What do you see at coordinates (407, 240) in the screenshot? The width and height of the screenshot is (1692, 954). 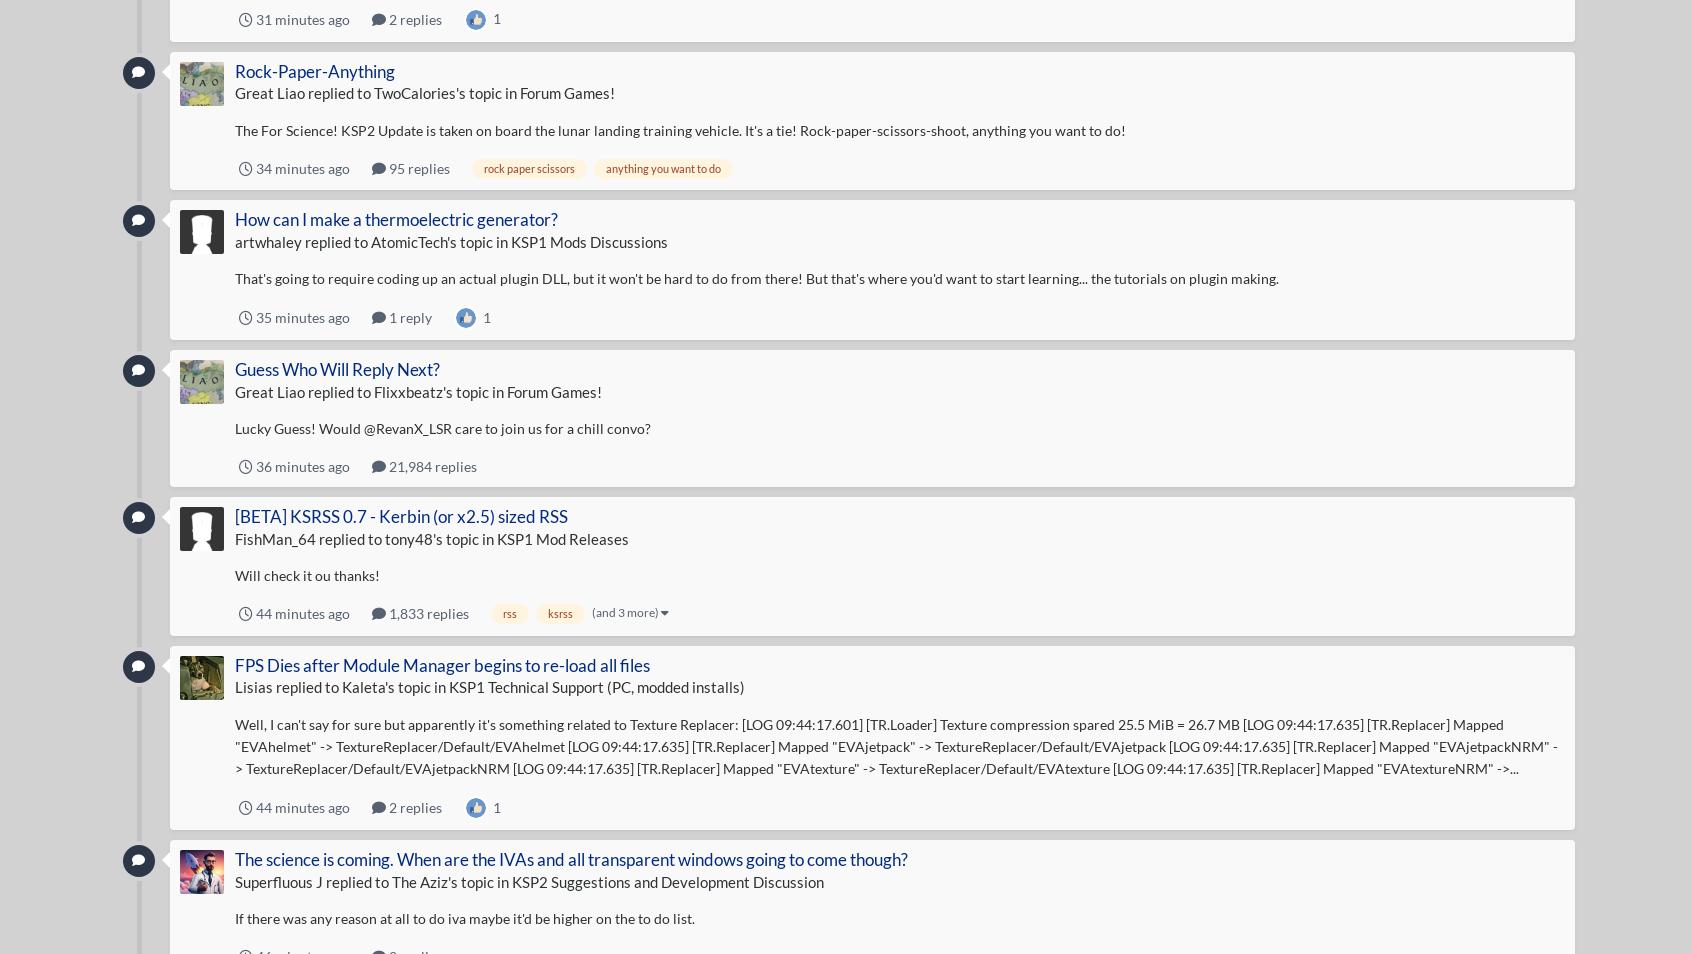 I see `'AtomicTech'` at bounding box center [407, 240].